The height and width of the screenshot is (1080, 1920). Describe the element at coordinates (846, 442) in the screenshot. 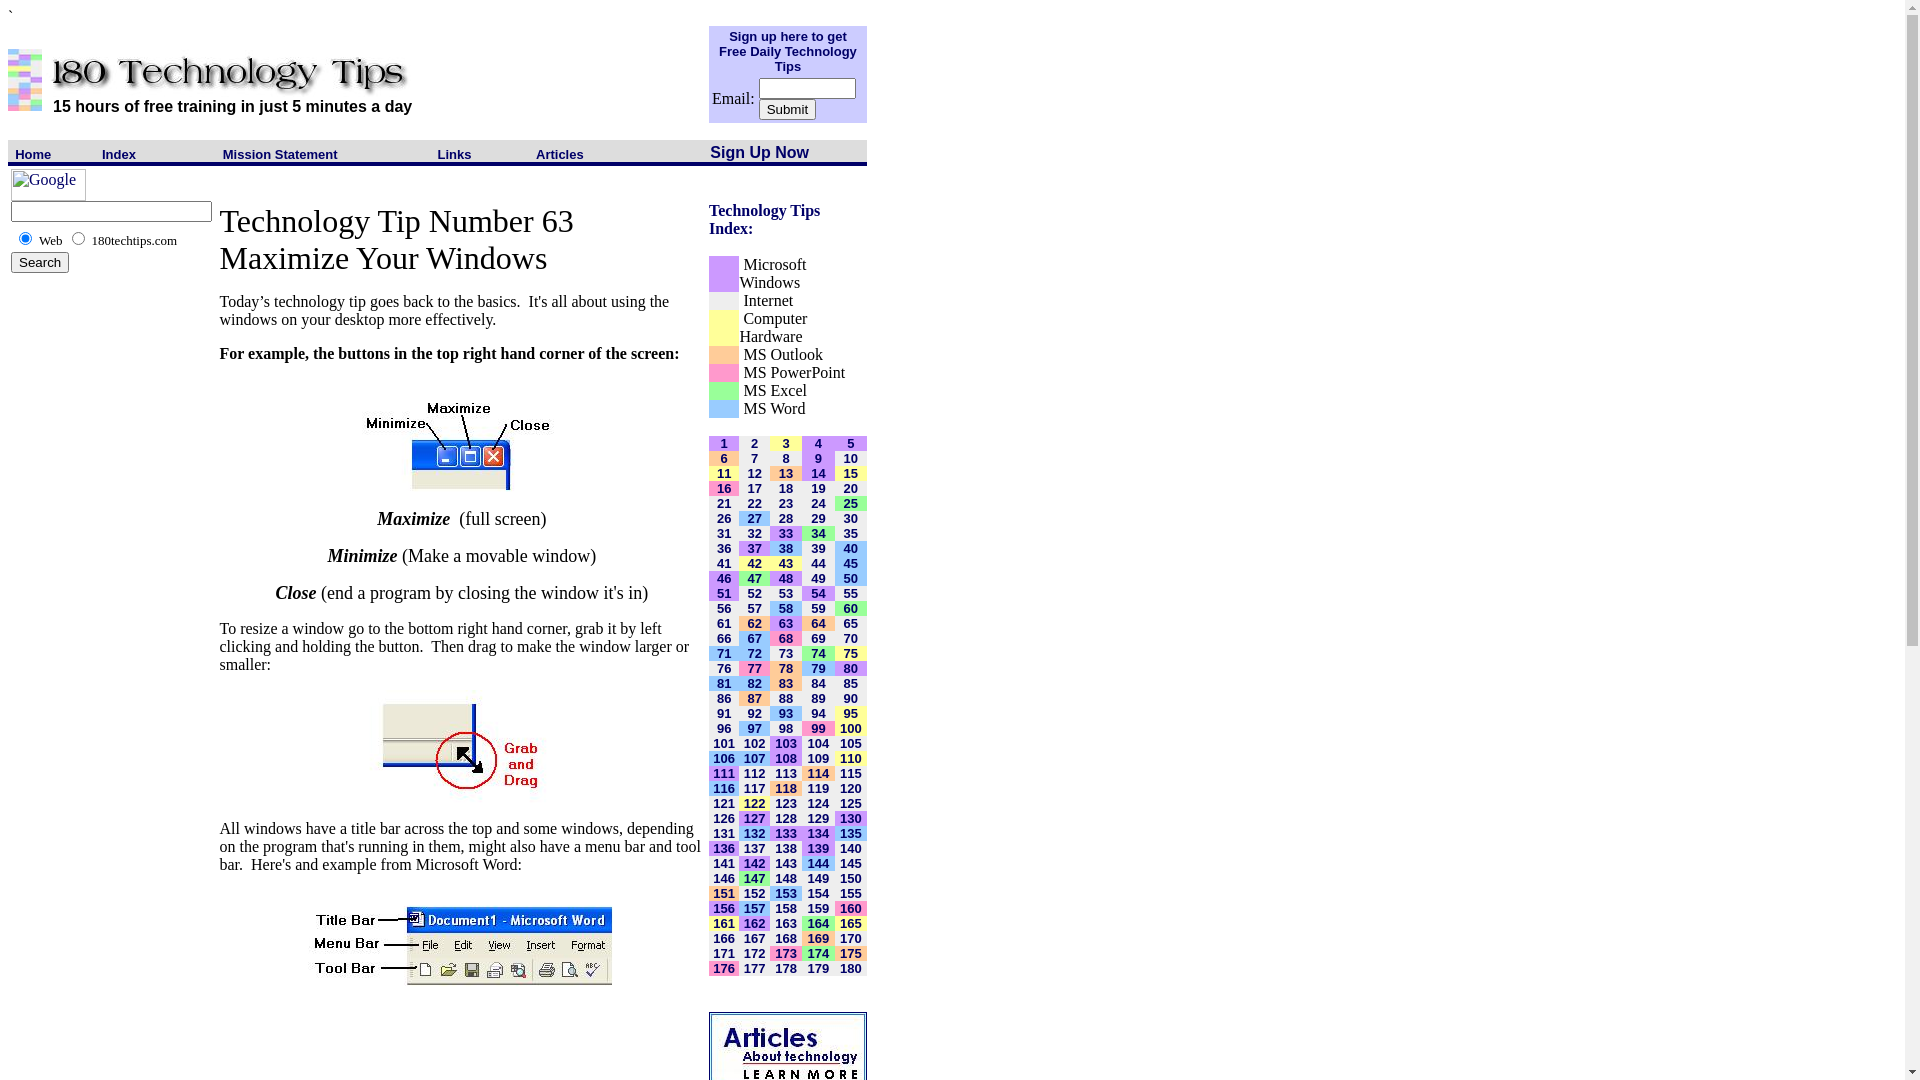

I see `'5'` at that location.